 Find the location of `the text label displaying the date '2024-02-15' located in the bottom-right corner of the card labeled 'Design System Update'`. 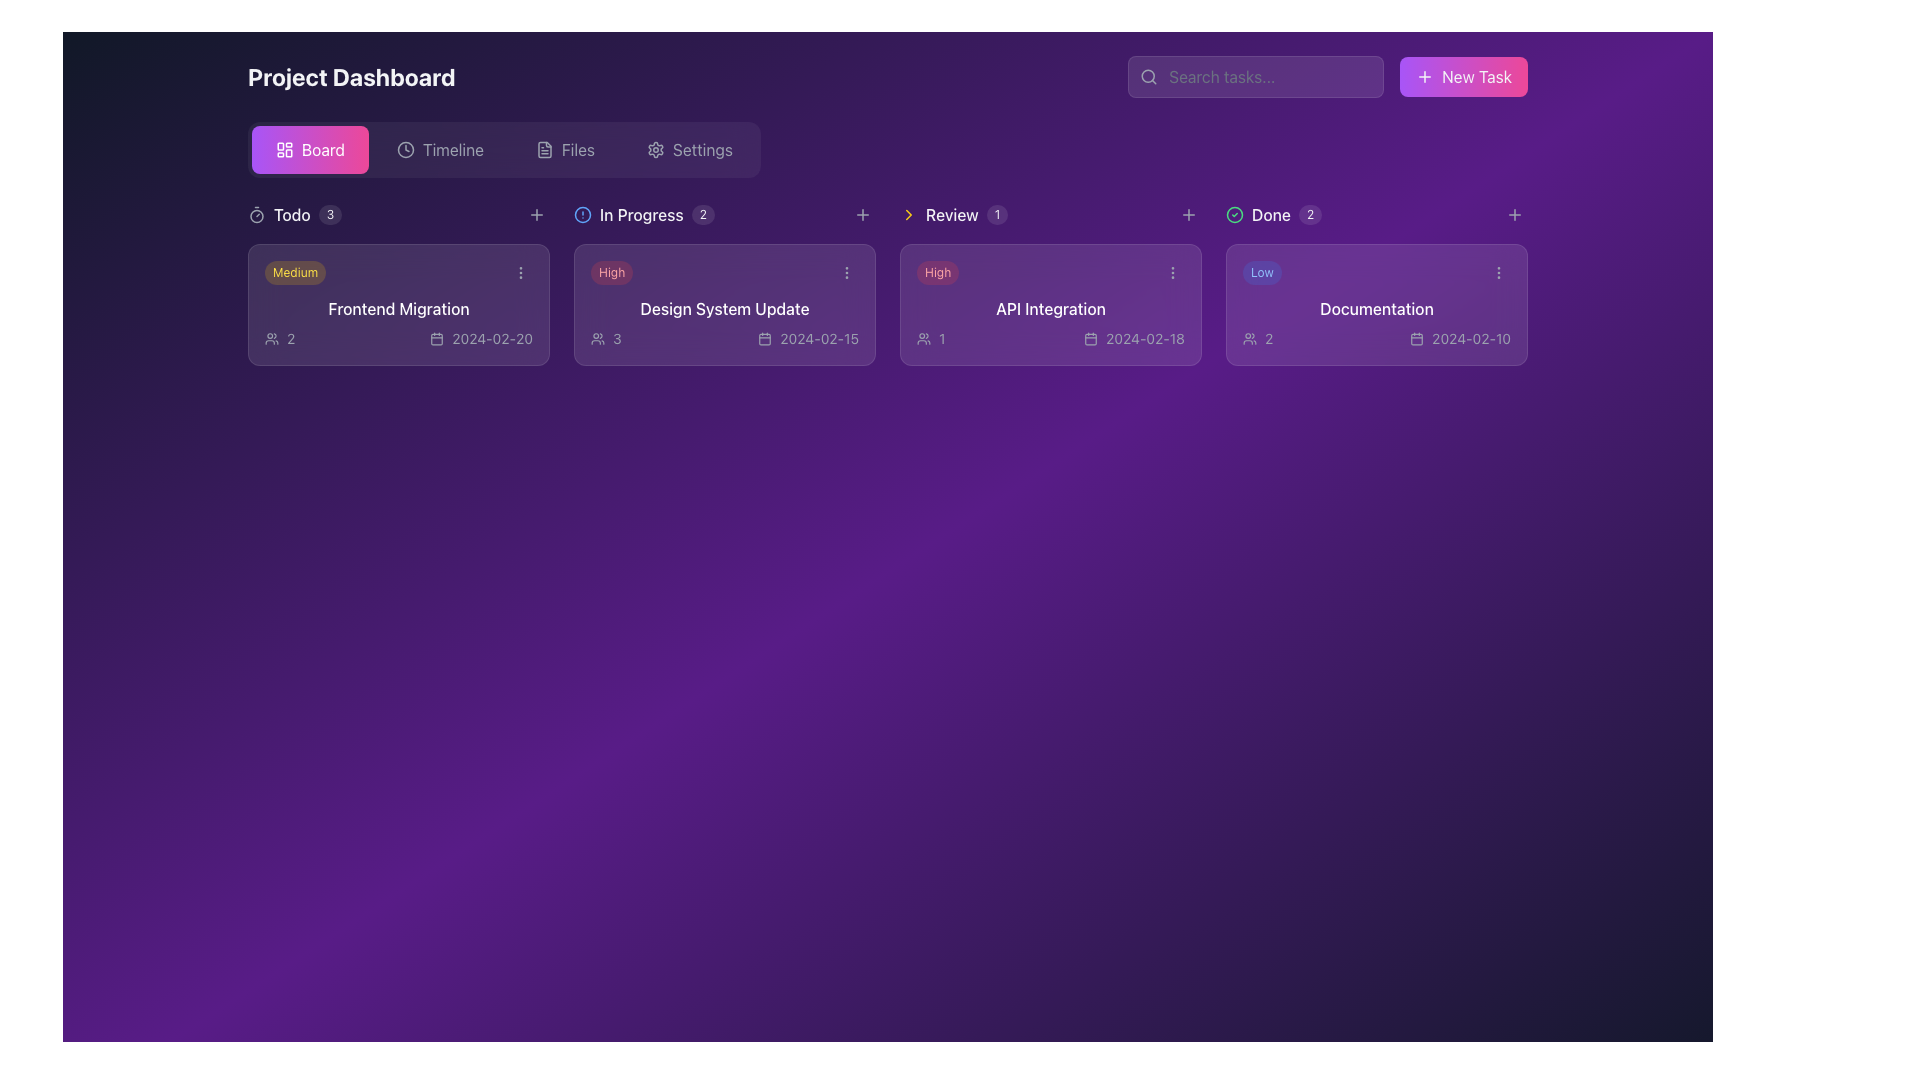

the text label displaying the date '2024-02-15' located in the bottom-right corner of the card labeled 'Design System Update' is located at coordinates (819, 338).